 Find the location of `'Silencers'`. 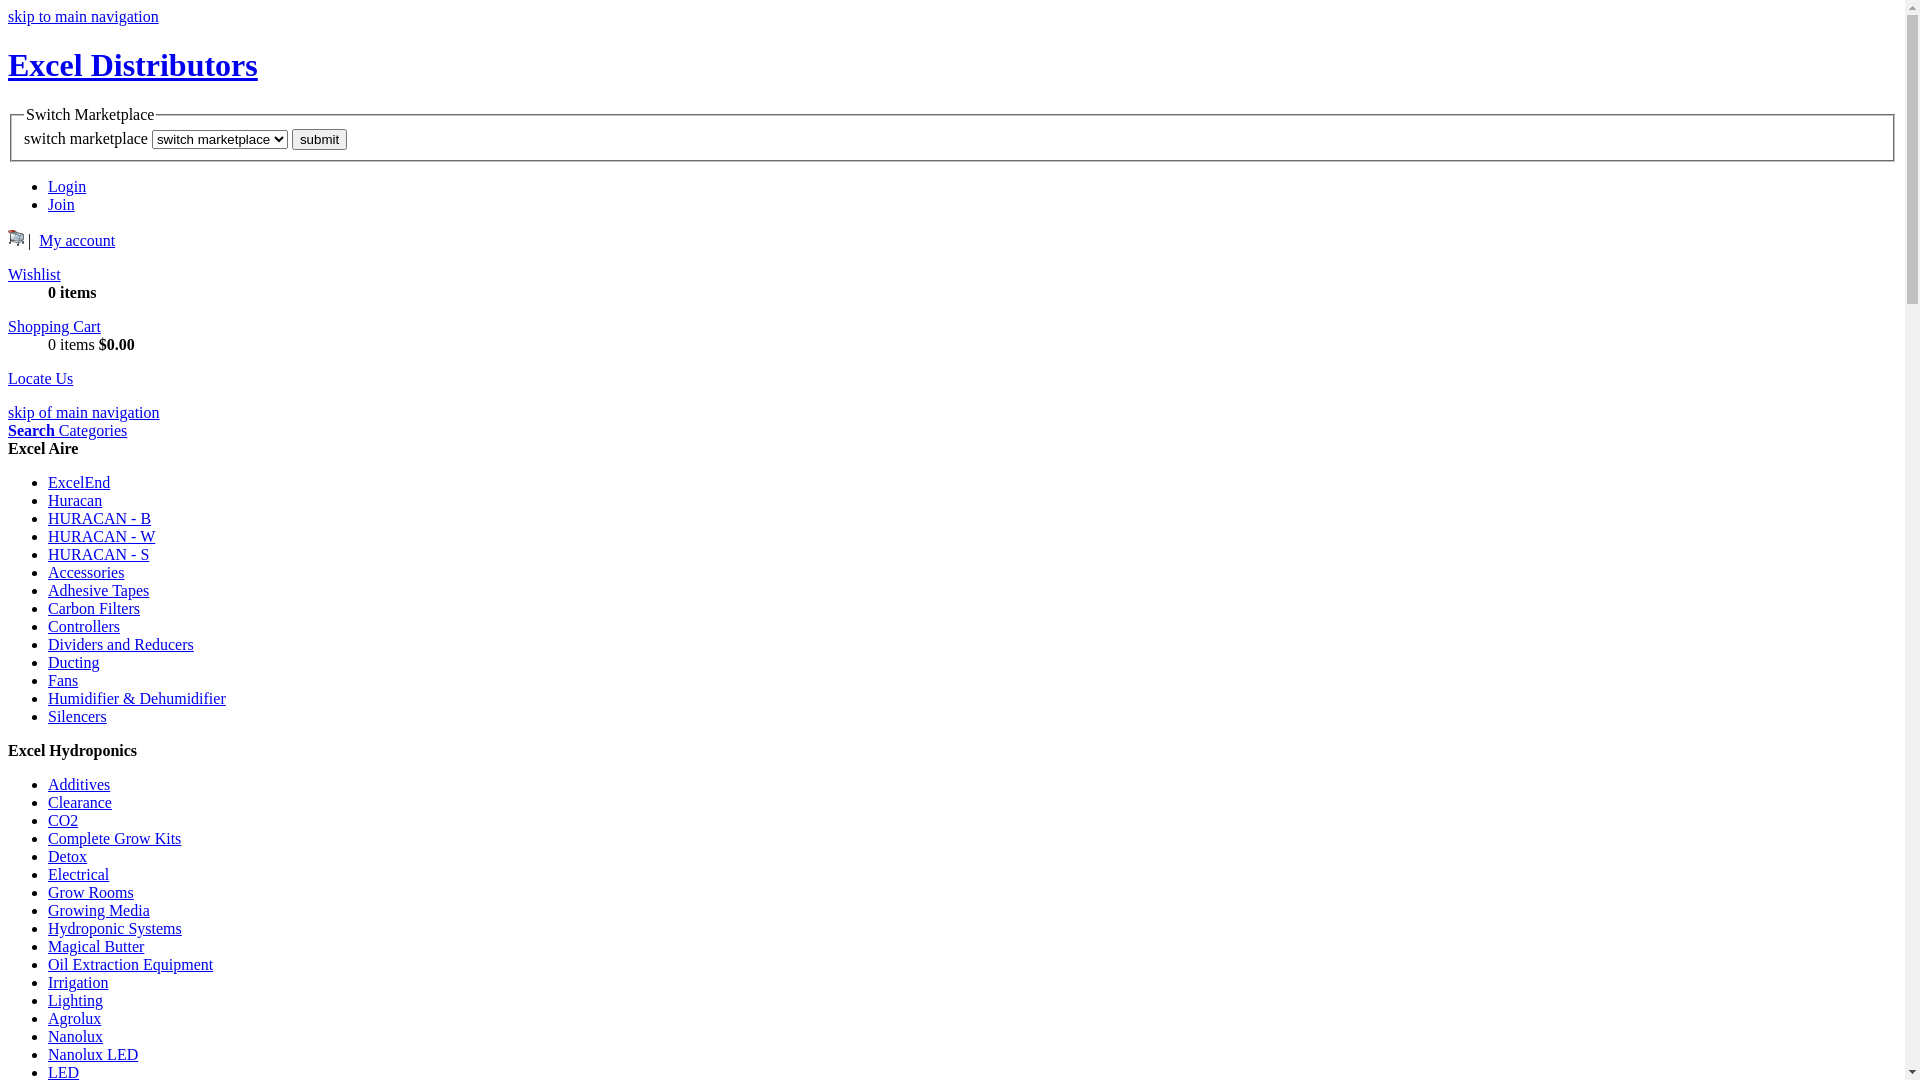

'Silencers' is located at coordinates (48, 715).